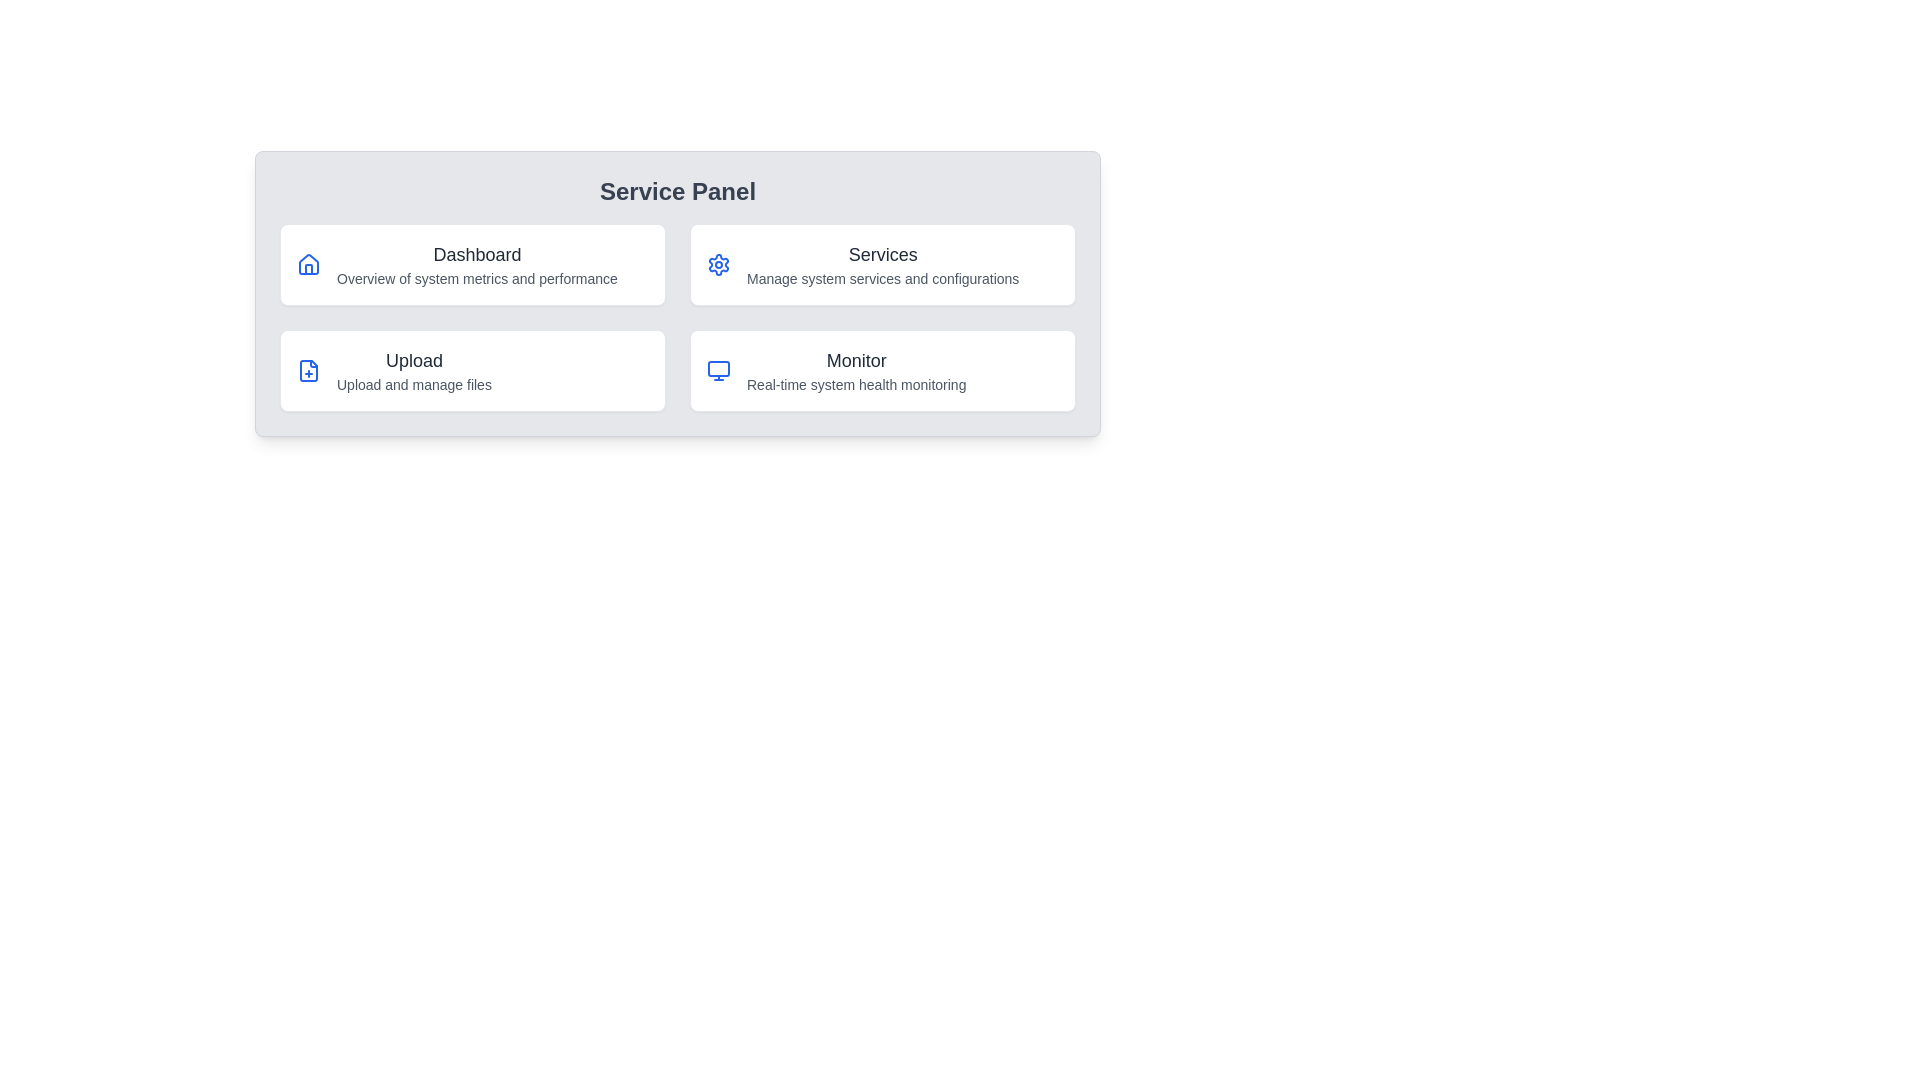 The height and width of the screenshot is (1080, 1920). Describe the element at coordinates (719, 370) in the screenshot. I see `the Monitor service icon located in the bottom-right corner of the Service Panel, positioned left of the text description` at that location.